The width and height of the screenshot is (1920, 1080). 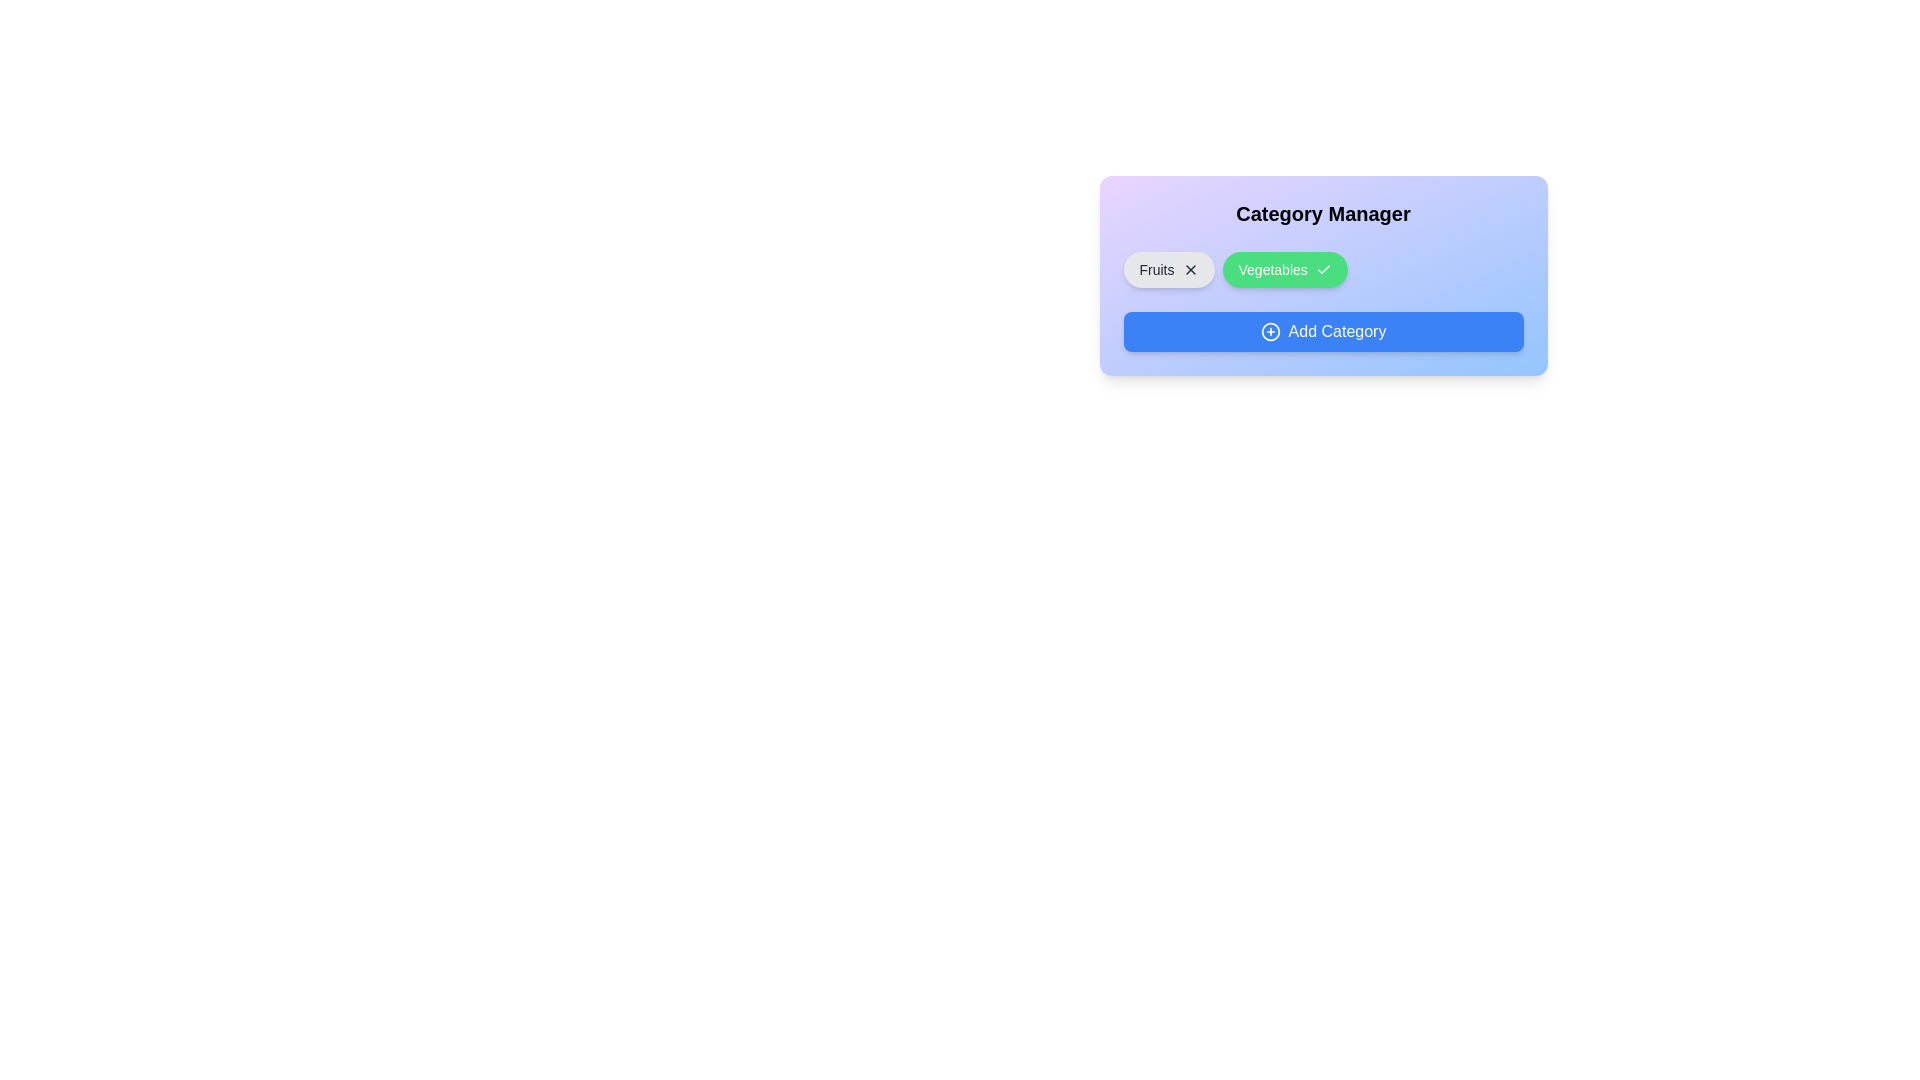 I want to click on the category chip labeled Fruits, so click(x=1169, y=270).